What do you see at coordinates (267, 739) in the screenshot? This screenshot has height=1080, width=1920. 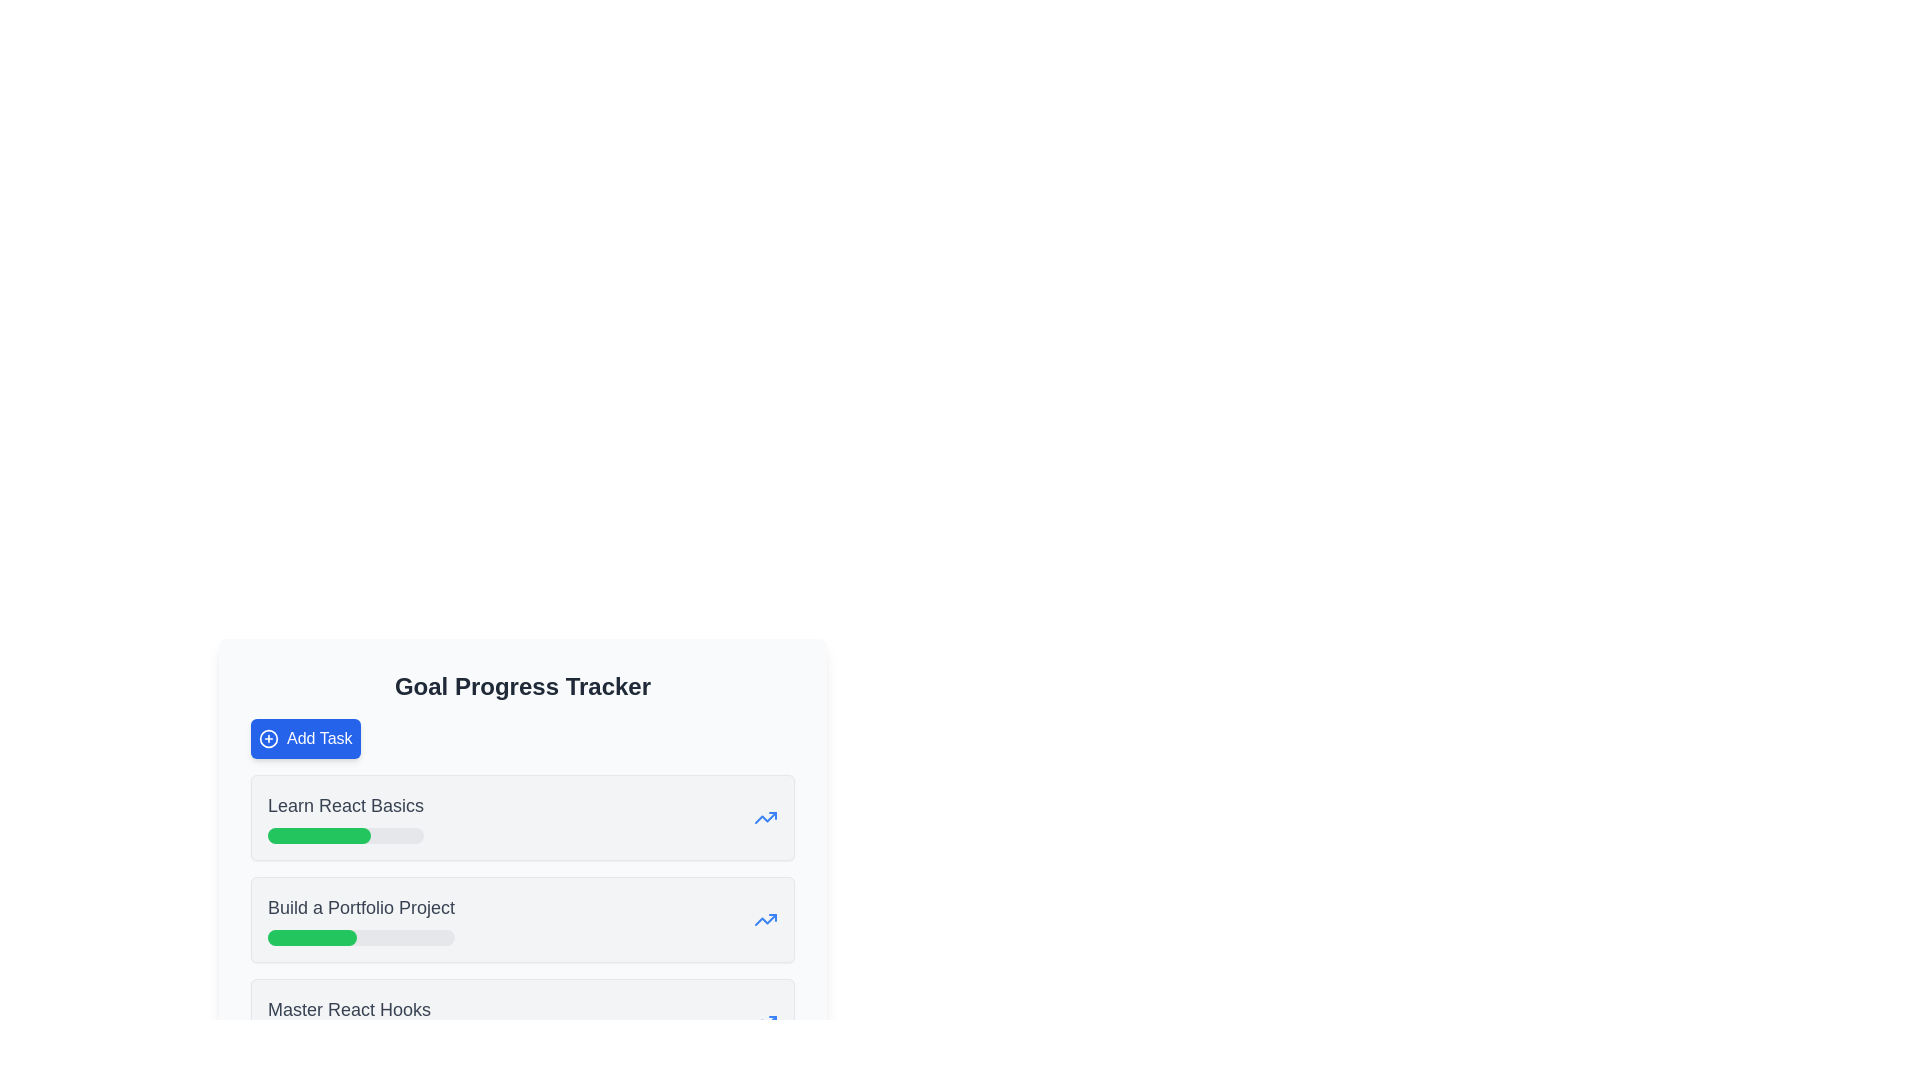 I see `the SVG circle that visually represents the 'Add Task' button, enhancing its interactivity` at bounding box center [267, 739].